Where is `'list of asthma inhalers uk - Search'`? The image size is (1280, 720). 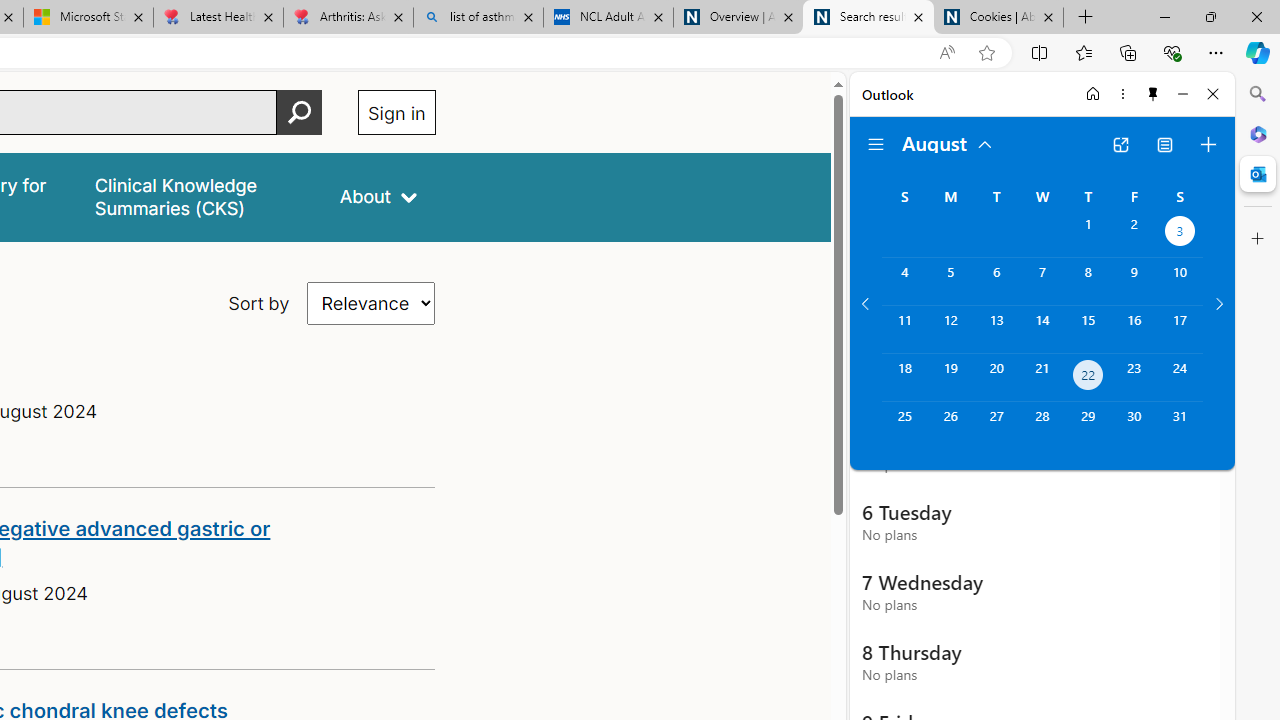
'list of asthma inhalers uk - Search' is located at coordinates (477, 17).